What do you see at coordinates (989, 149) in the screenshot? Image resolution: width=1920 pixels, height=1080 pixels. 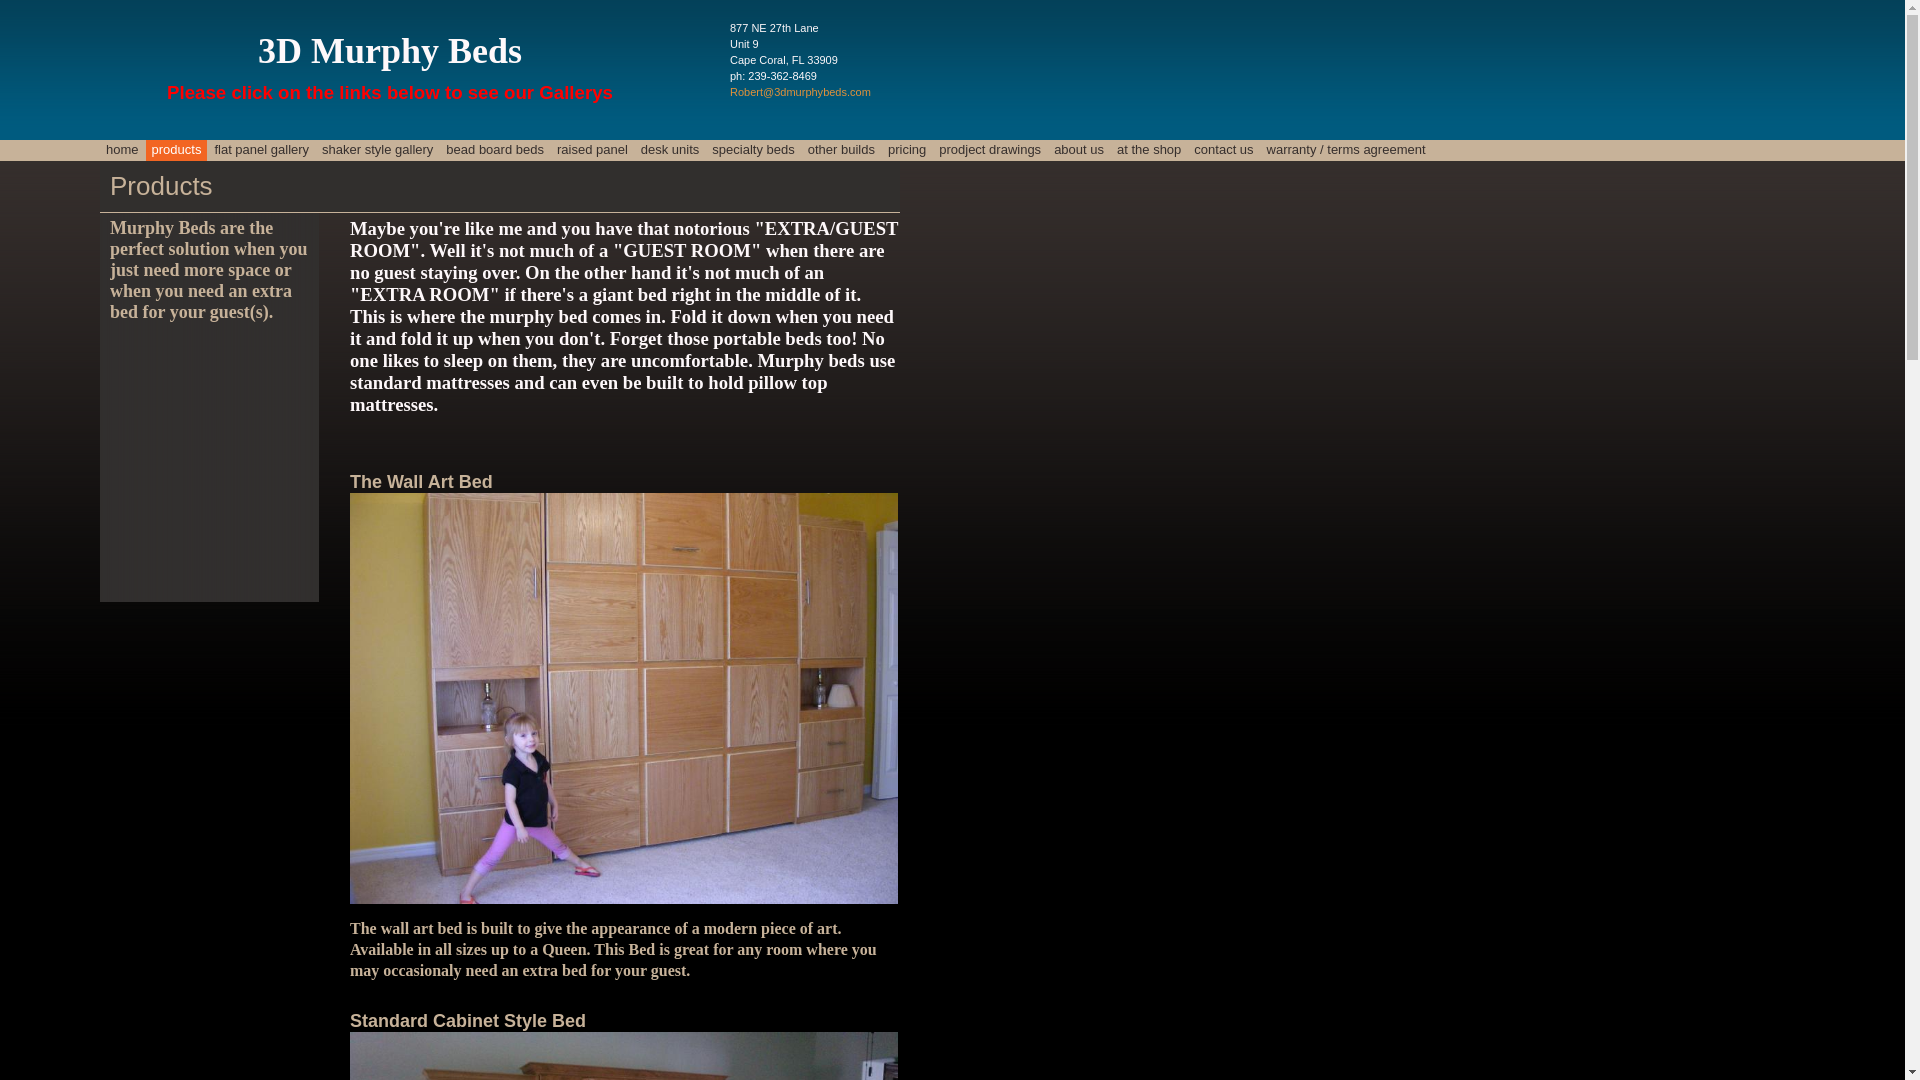 I see `'prodject drawings'` at bounding box center [989, 149].